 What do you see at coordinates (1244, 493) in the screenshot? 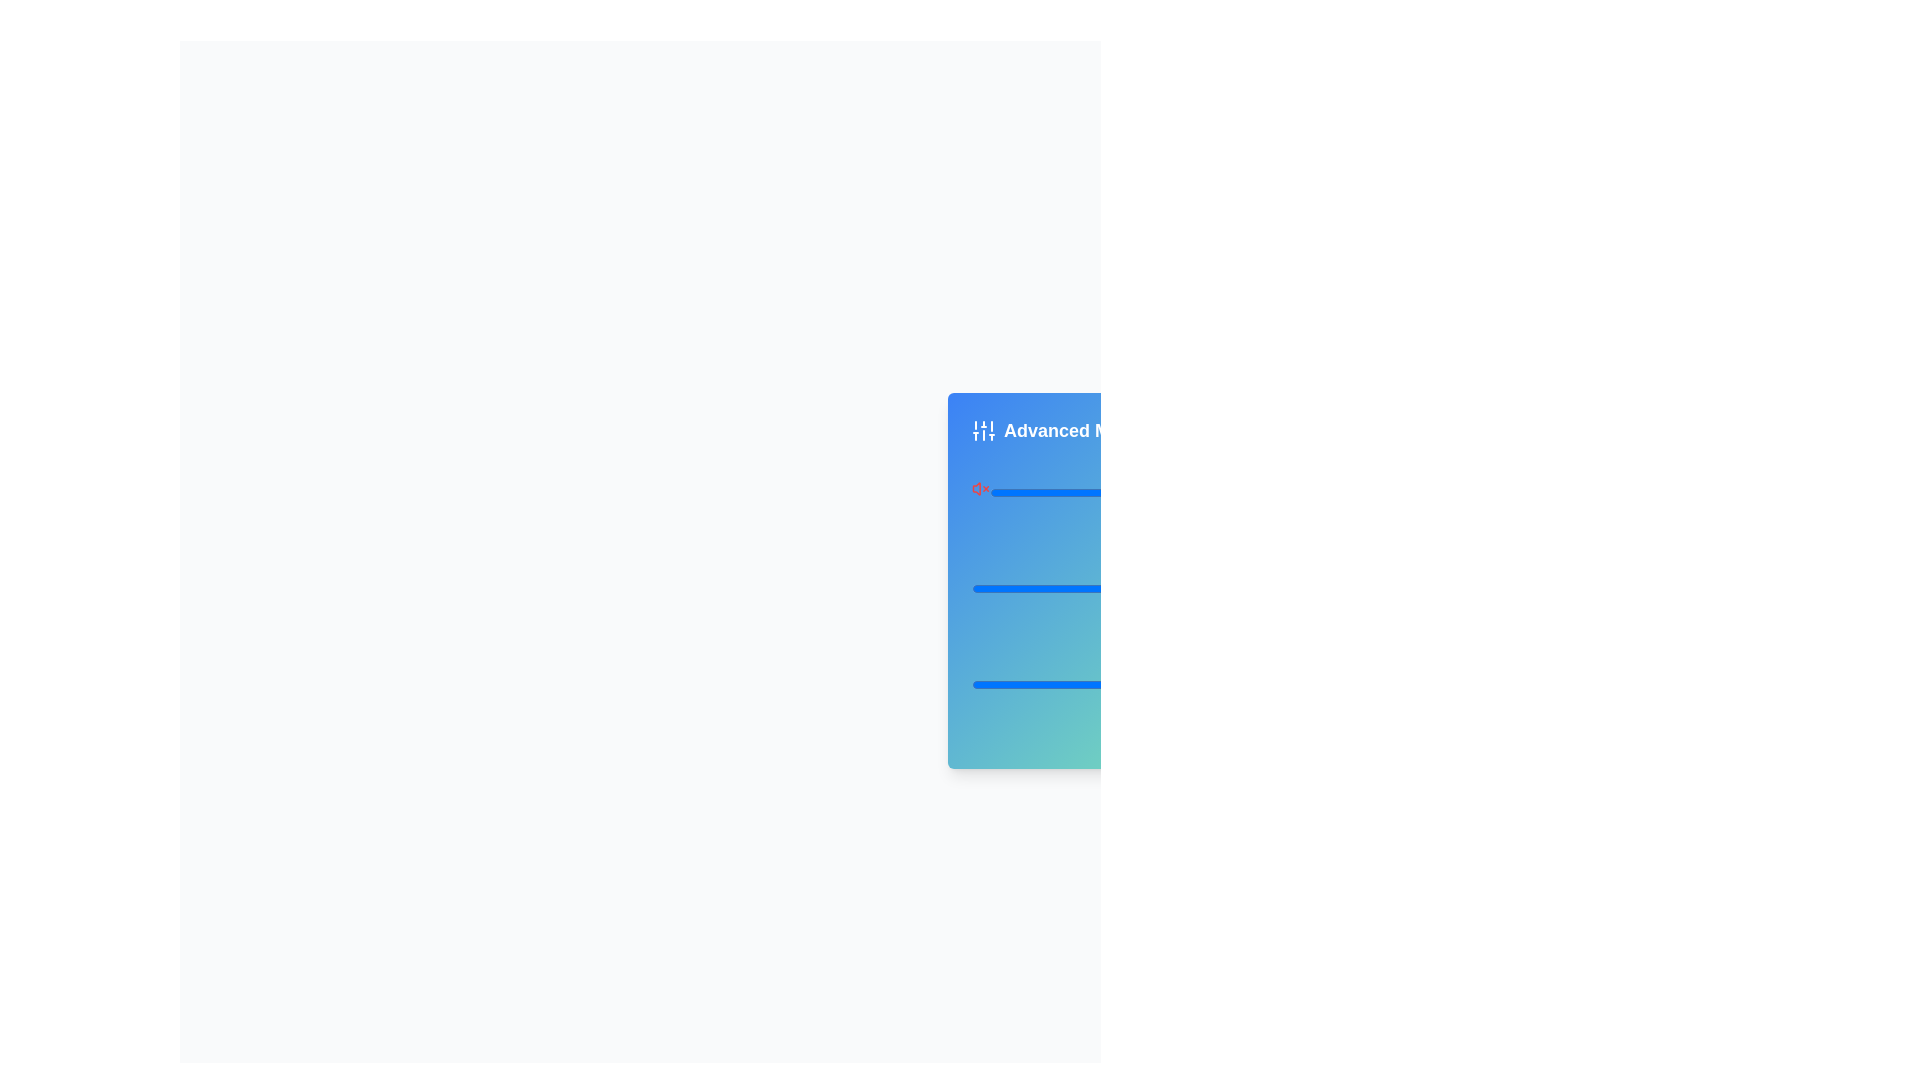
I see `the slider` at bounding box center [1244, 493].